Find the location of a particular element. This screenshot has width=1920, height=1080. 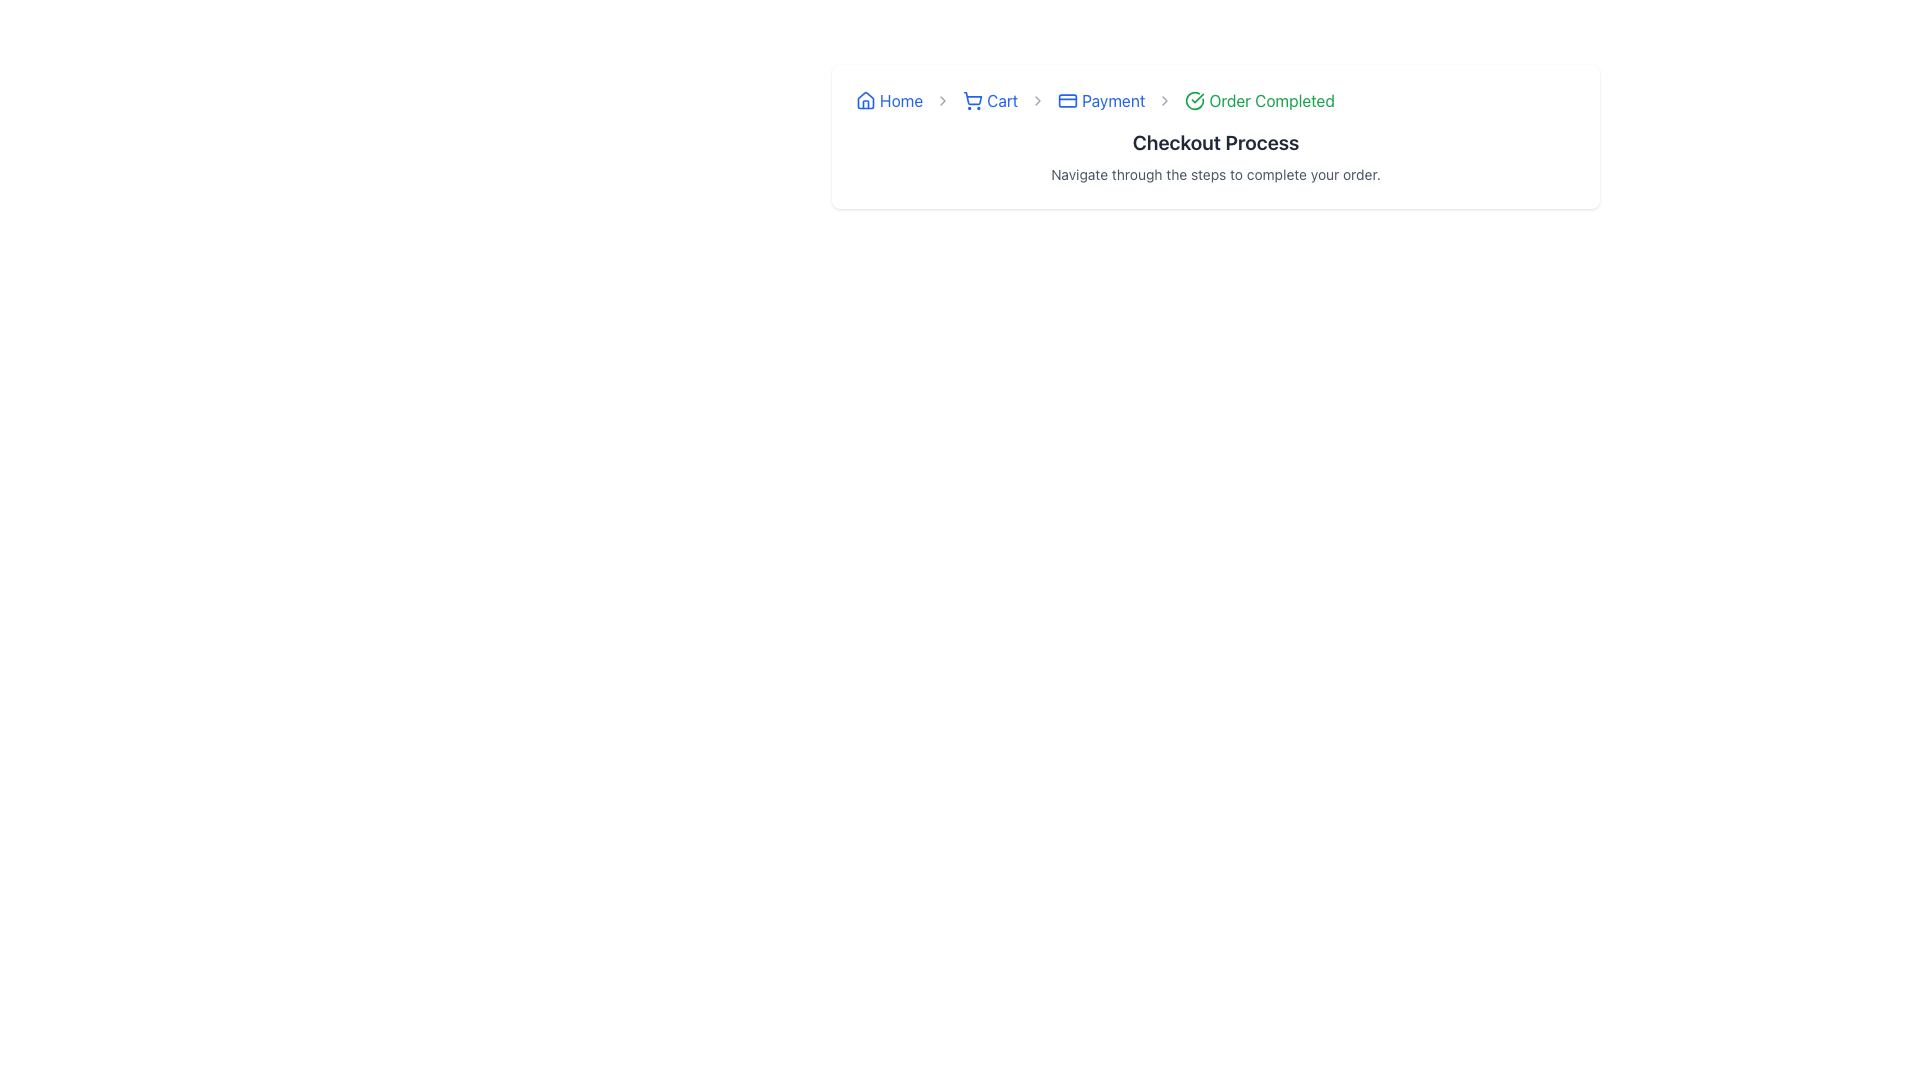

the right-facing chevron-shaped icon in the breadcrumb navigation, located between the 'Home' and 'Cart' labels is located at coordinates (942, 100).